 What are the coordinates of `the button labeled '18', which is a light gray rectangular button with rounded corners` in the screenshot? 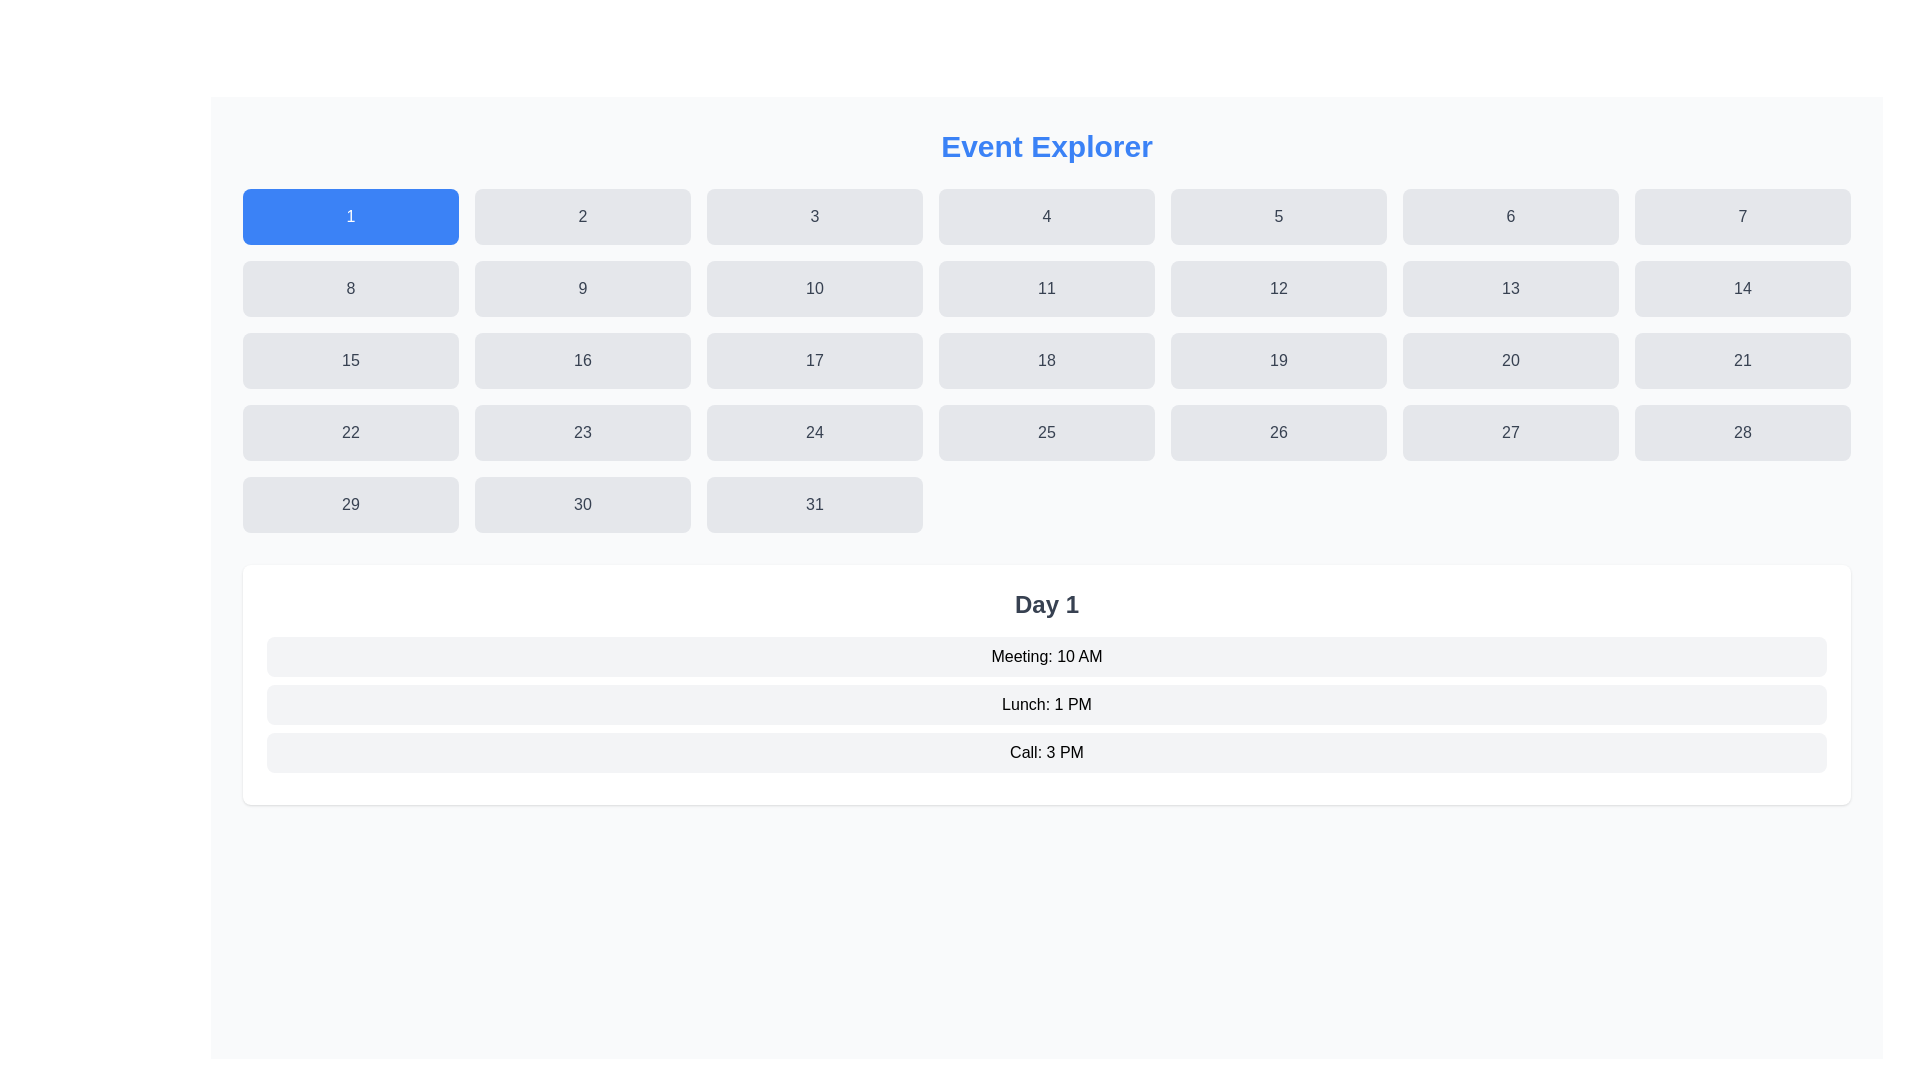 It's located at (1045, 361).